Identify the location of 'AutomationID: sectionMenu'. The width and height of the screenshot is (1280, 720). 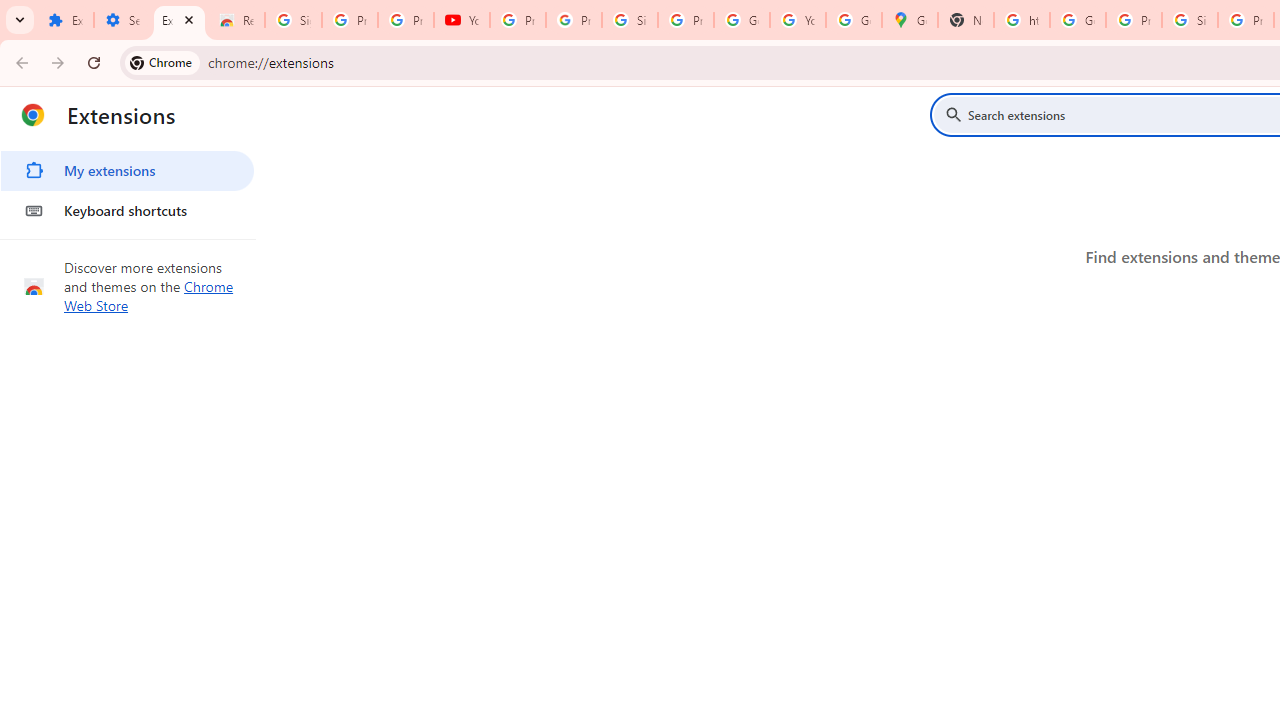
(127, 187).